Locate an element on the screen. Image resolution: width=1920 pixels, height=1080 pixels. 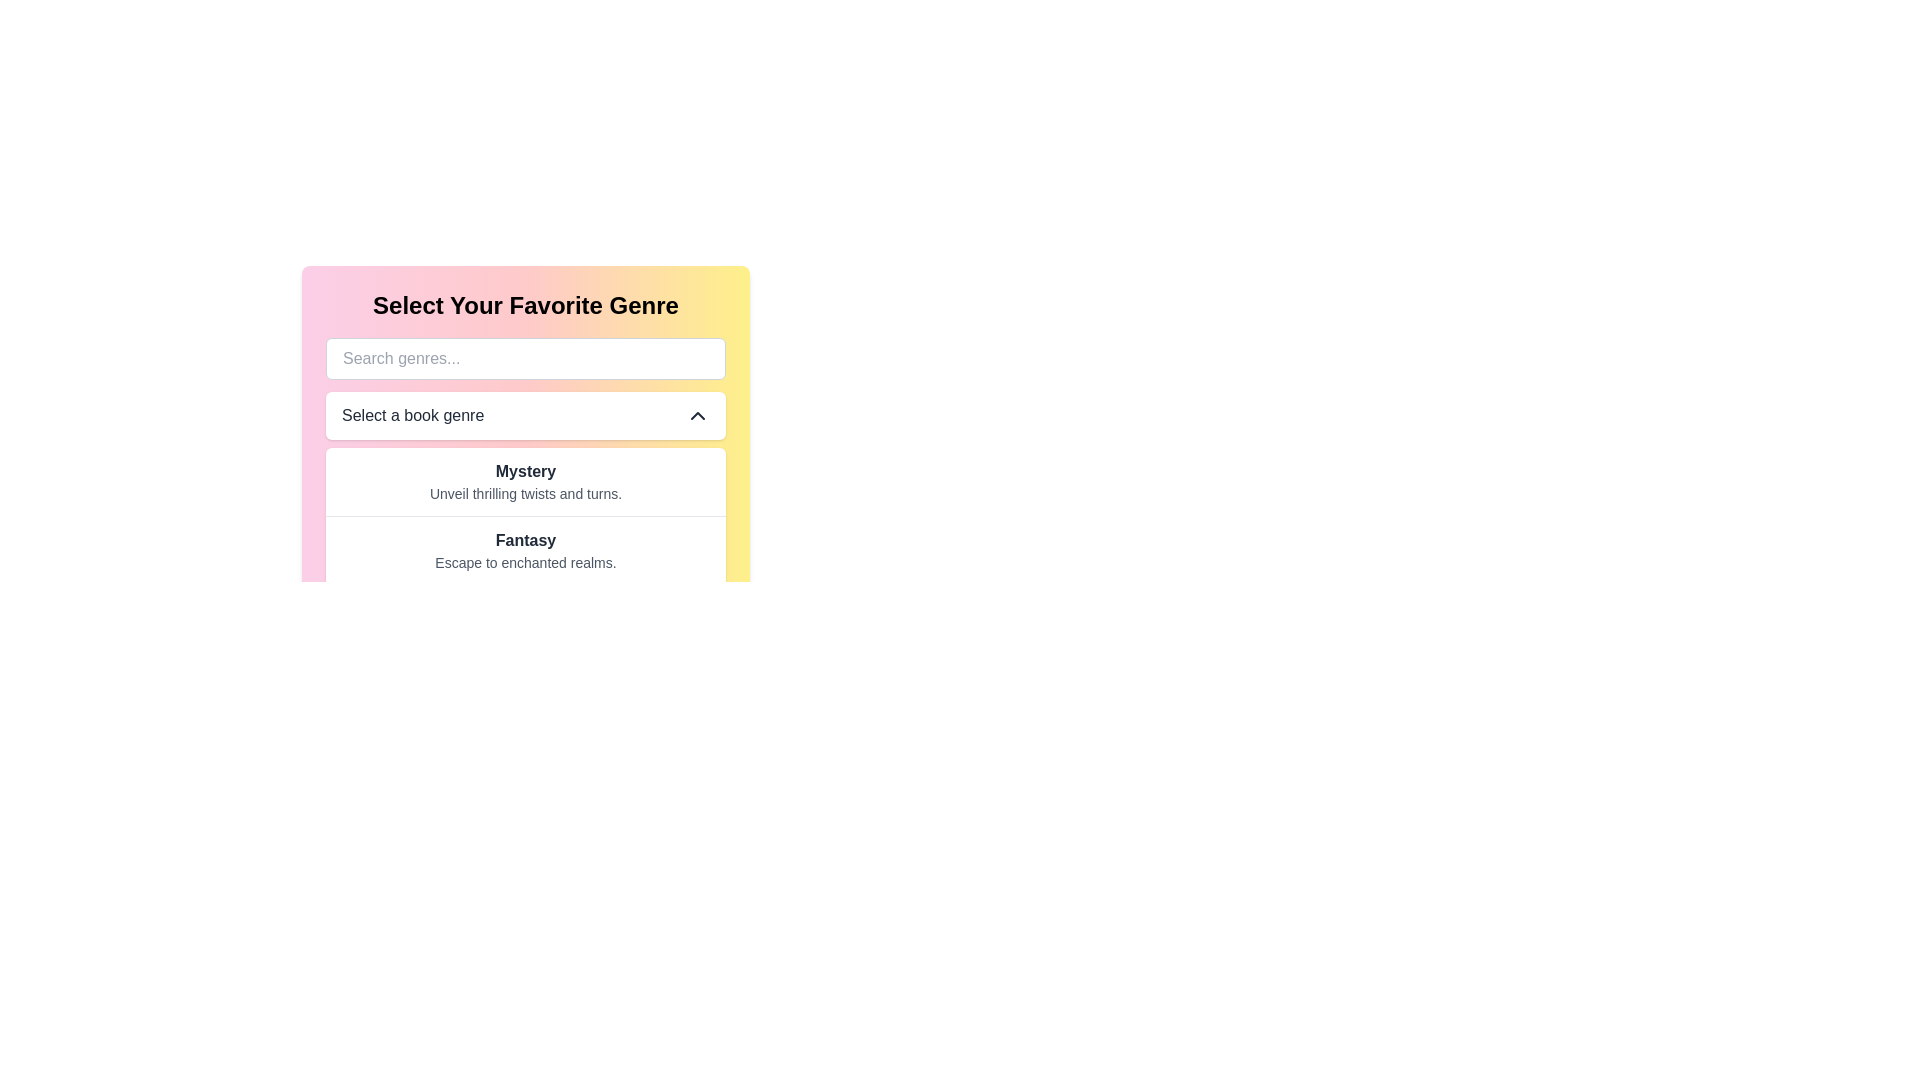
the dropdown menu for selecting a preferred book genre is located at coordinates (526, 504).